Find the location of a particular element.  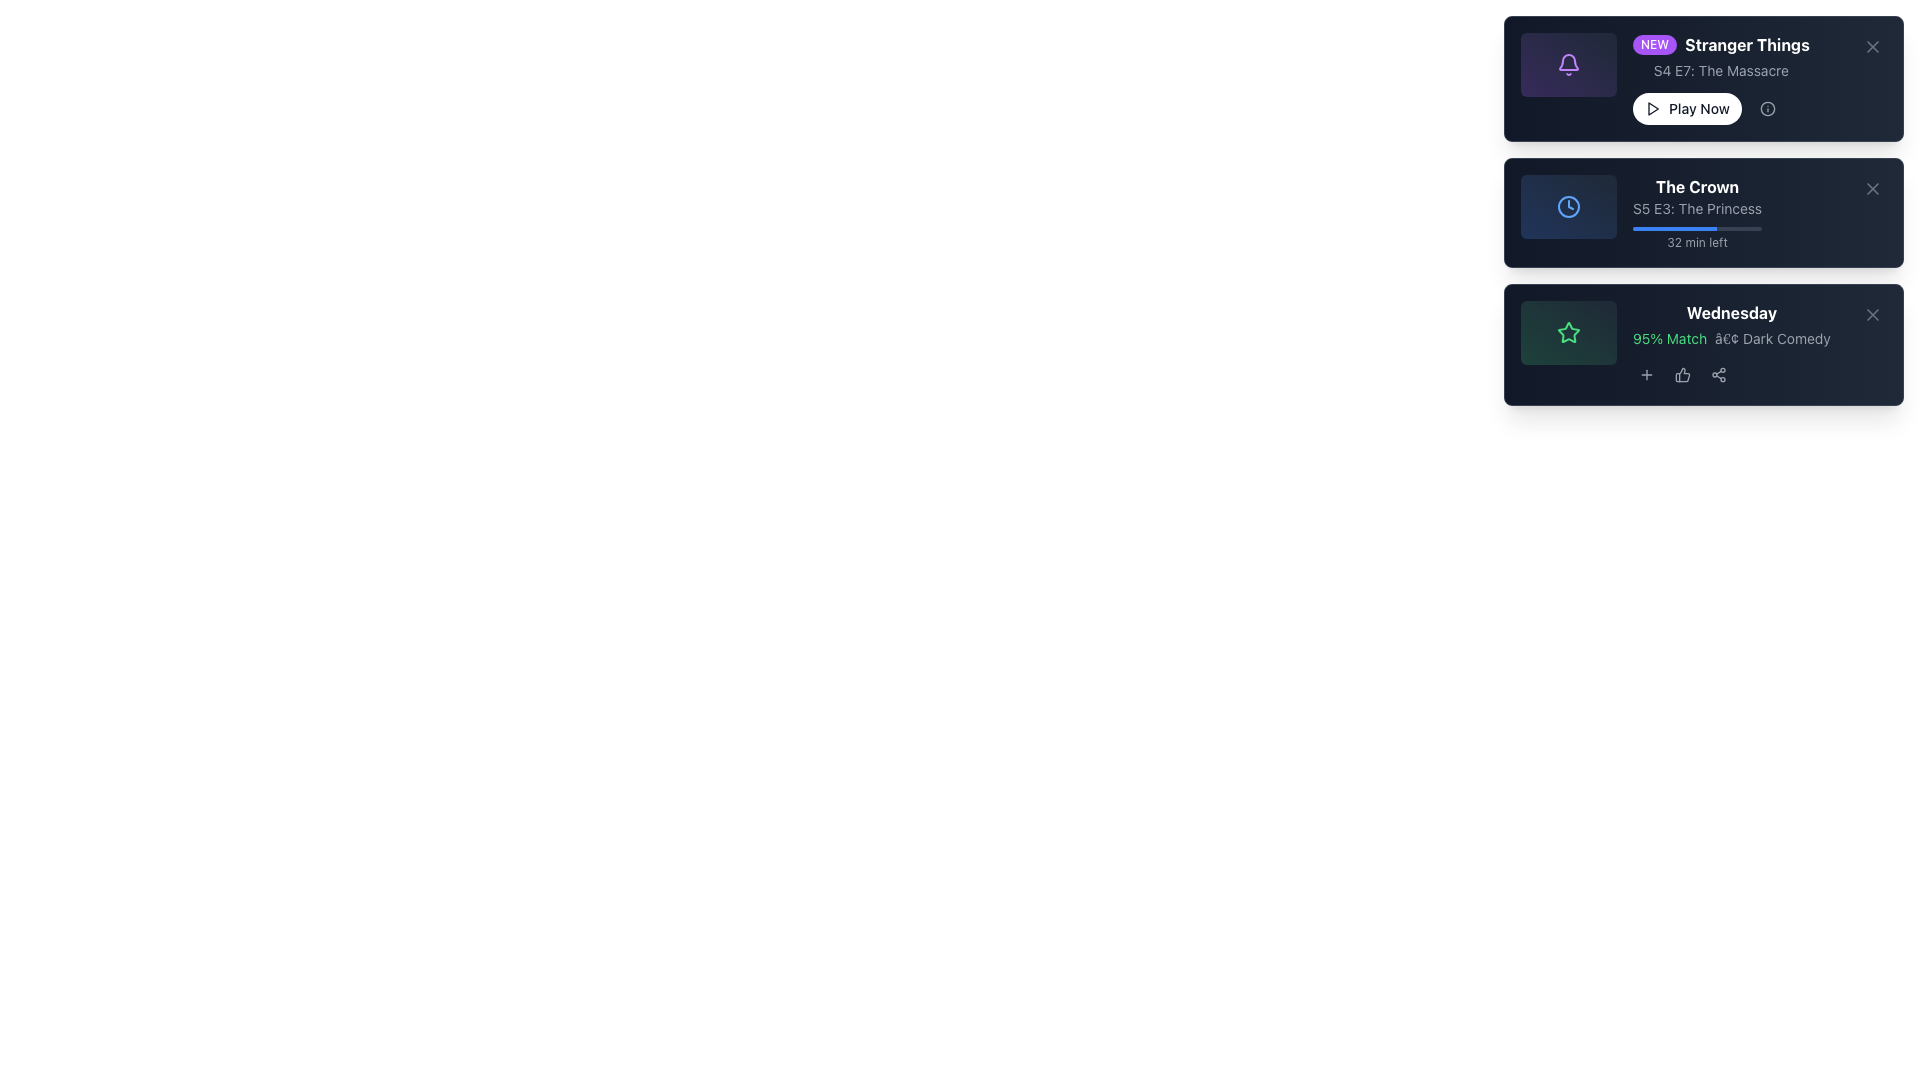

the card UI component that provides details about a specific media item is located at coordinates (1641, 212).